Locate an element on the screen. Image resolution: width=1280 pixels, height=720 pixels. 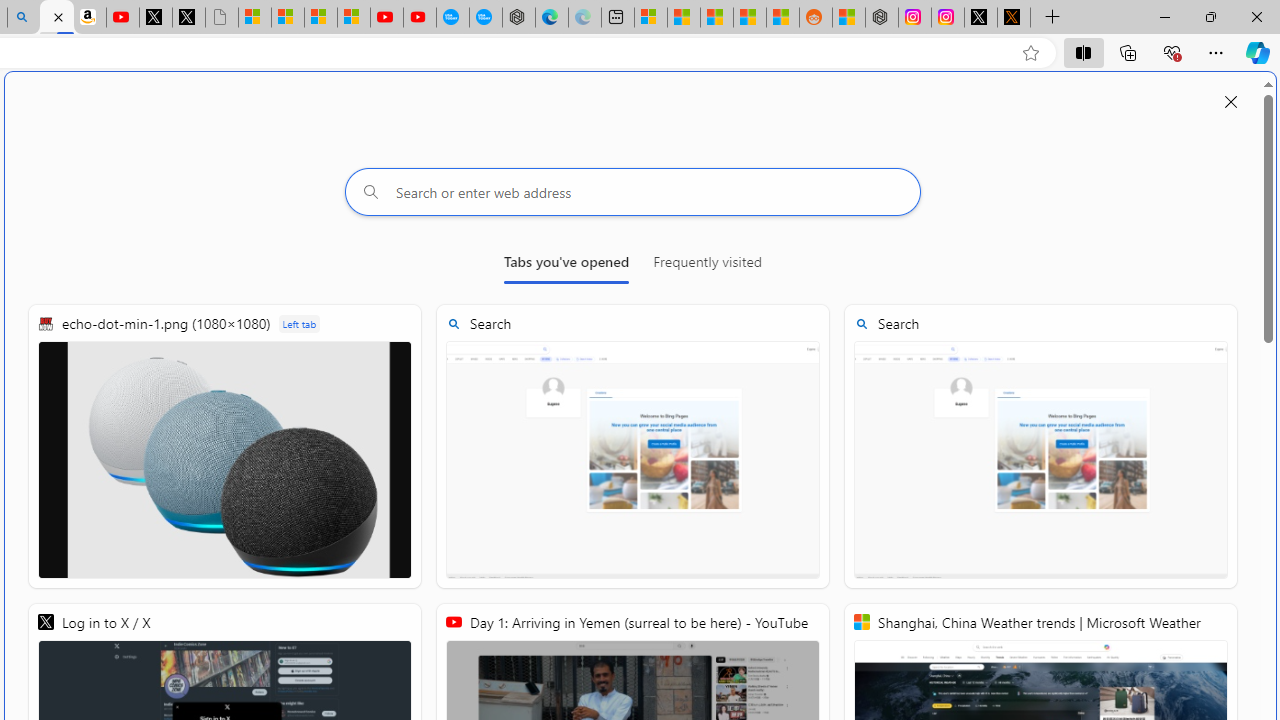
'help.x.com | 524: A timeout occurred' is located at coordinates (1014, 17).